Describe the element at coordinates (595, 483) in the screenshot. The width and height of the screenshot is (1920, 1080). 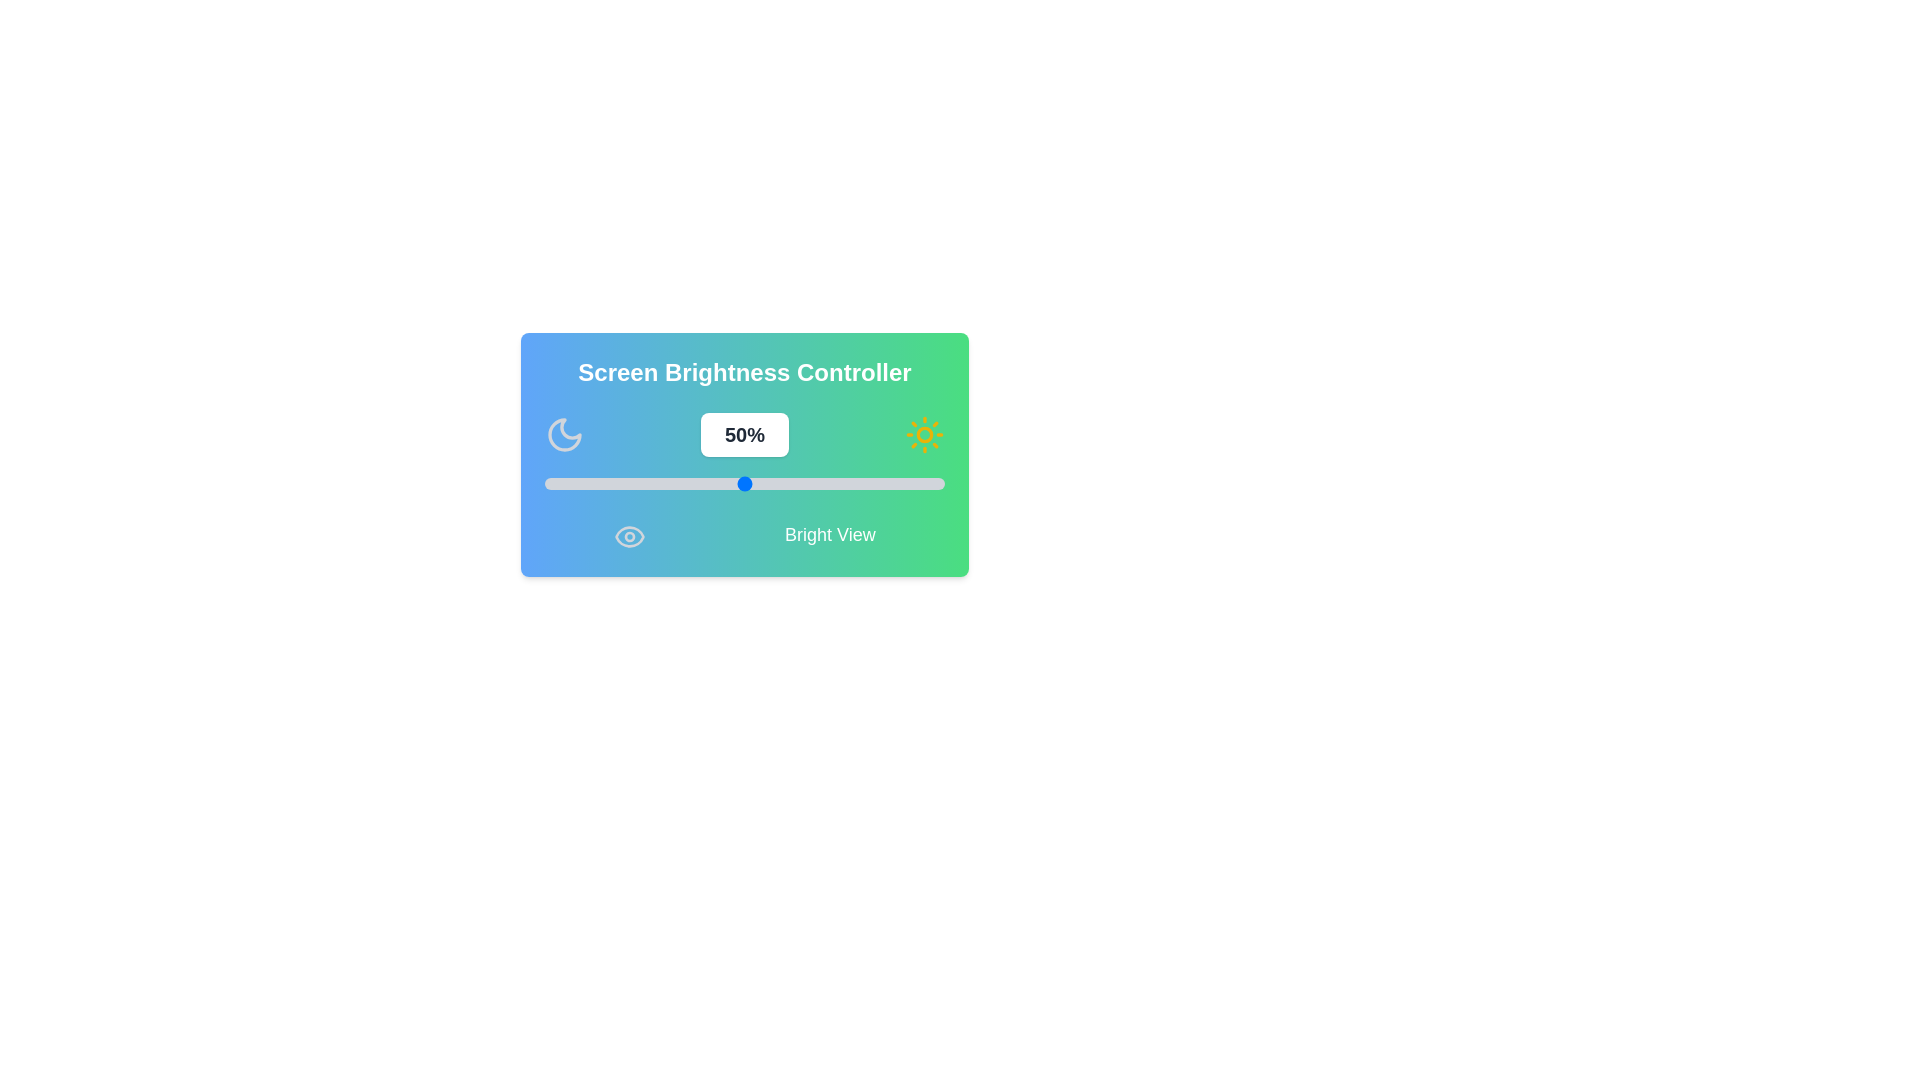
I see `the brightness level to 13% using the slider` at that location.